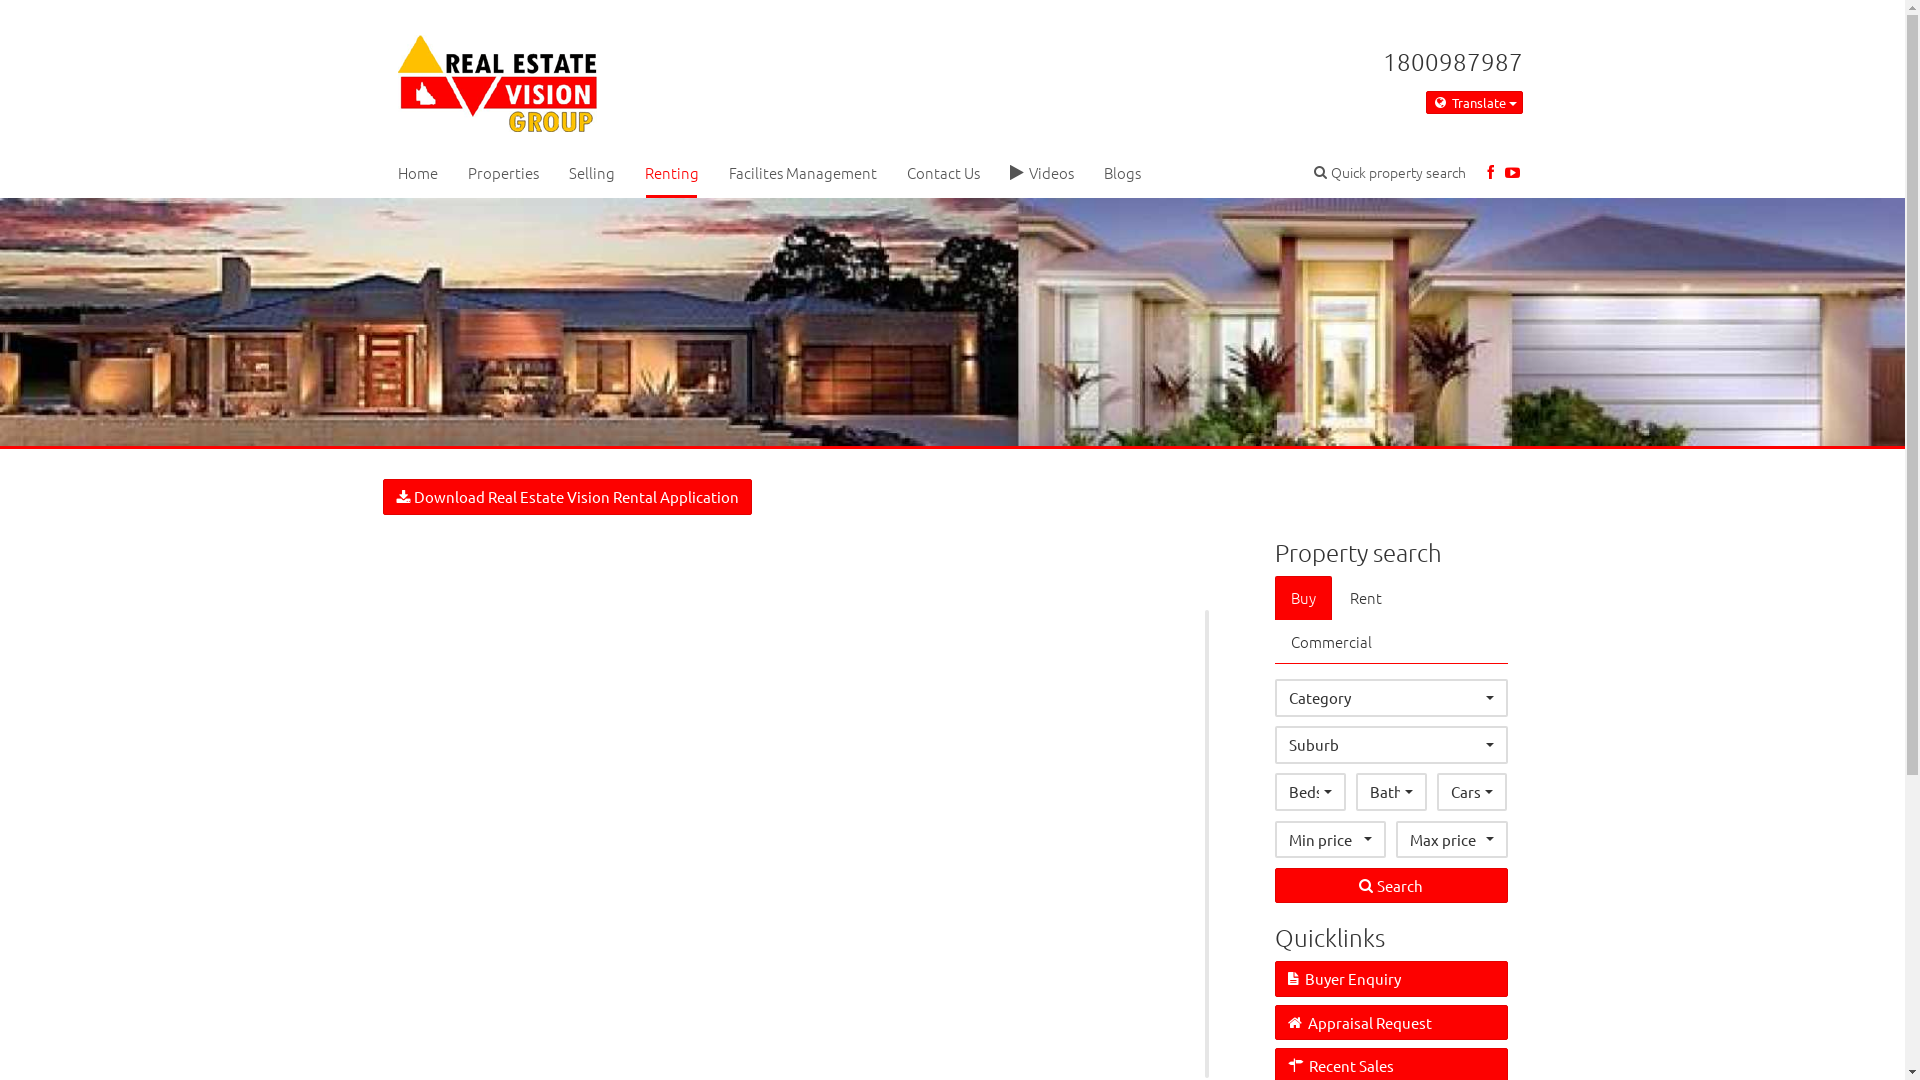 The height and width of the screenshot is (1080, 1920). Describe the element at coordinates (1274, 596) in the screenshot. I see `'Buy'` at that location.